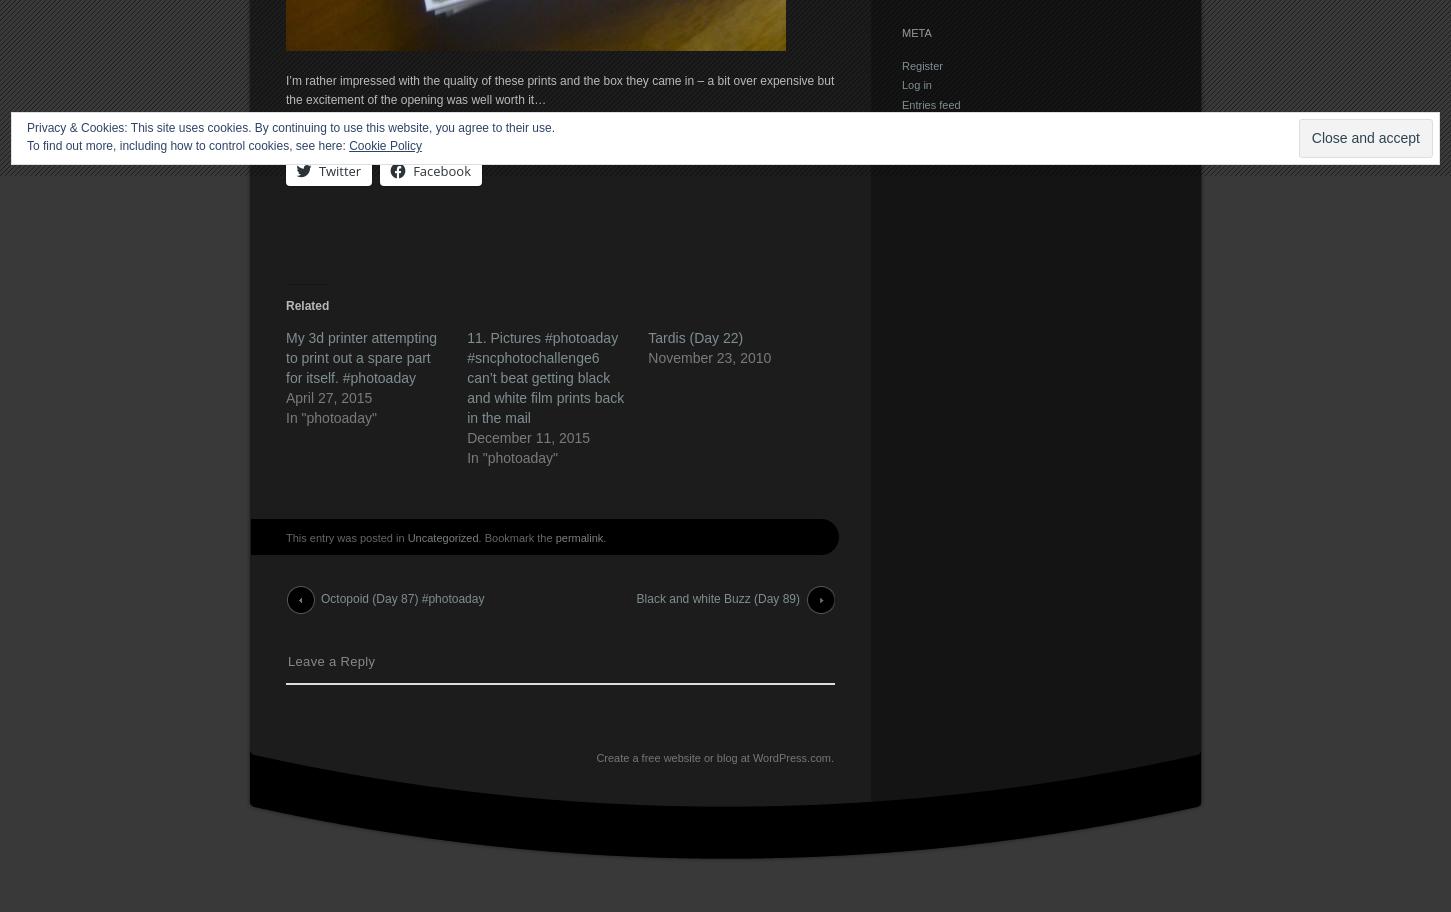 This screenshot has width=1451, height=912. I want to click on 'Meta', so click(916, 33).